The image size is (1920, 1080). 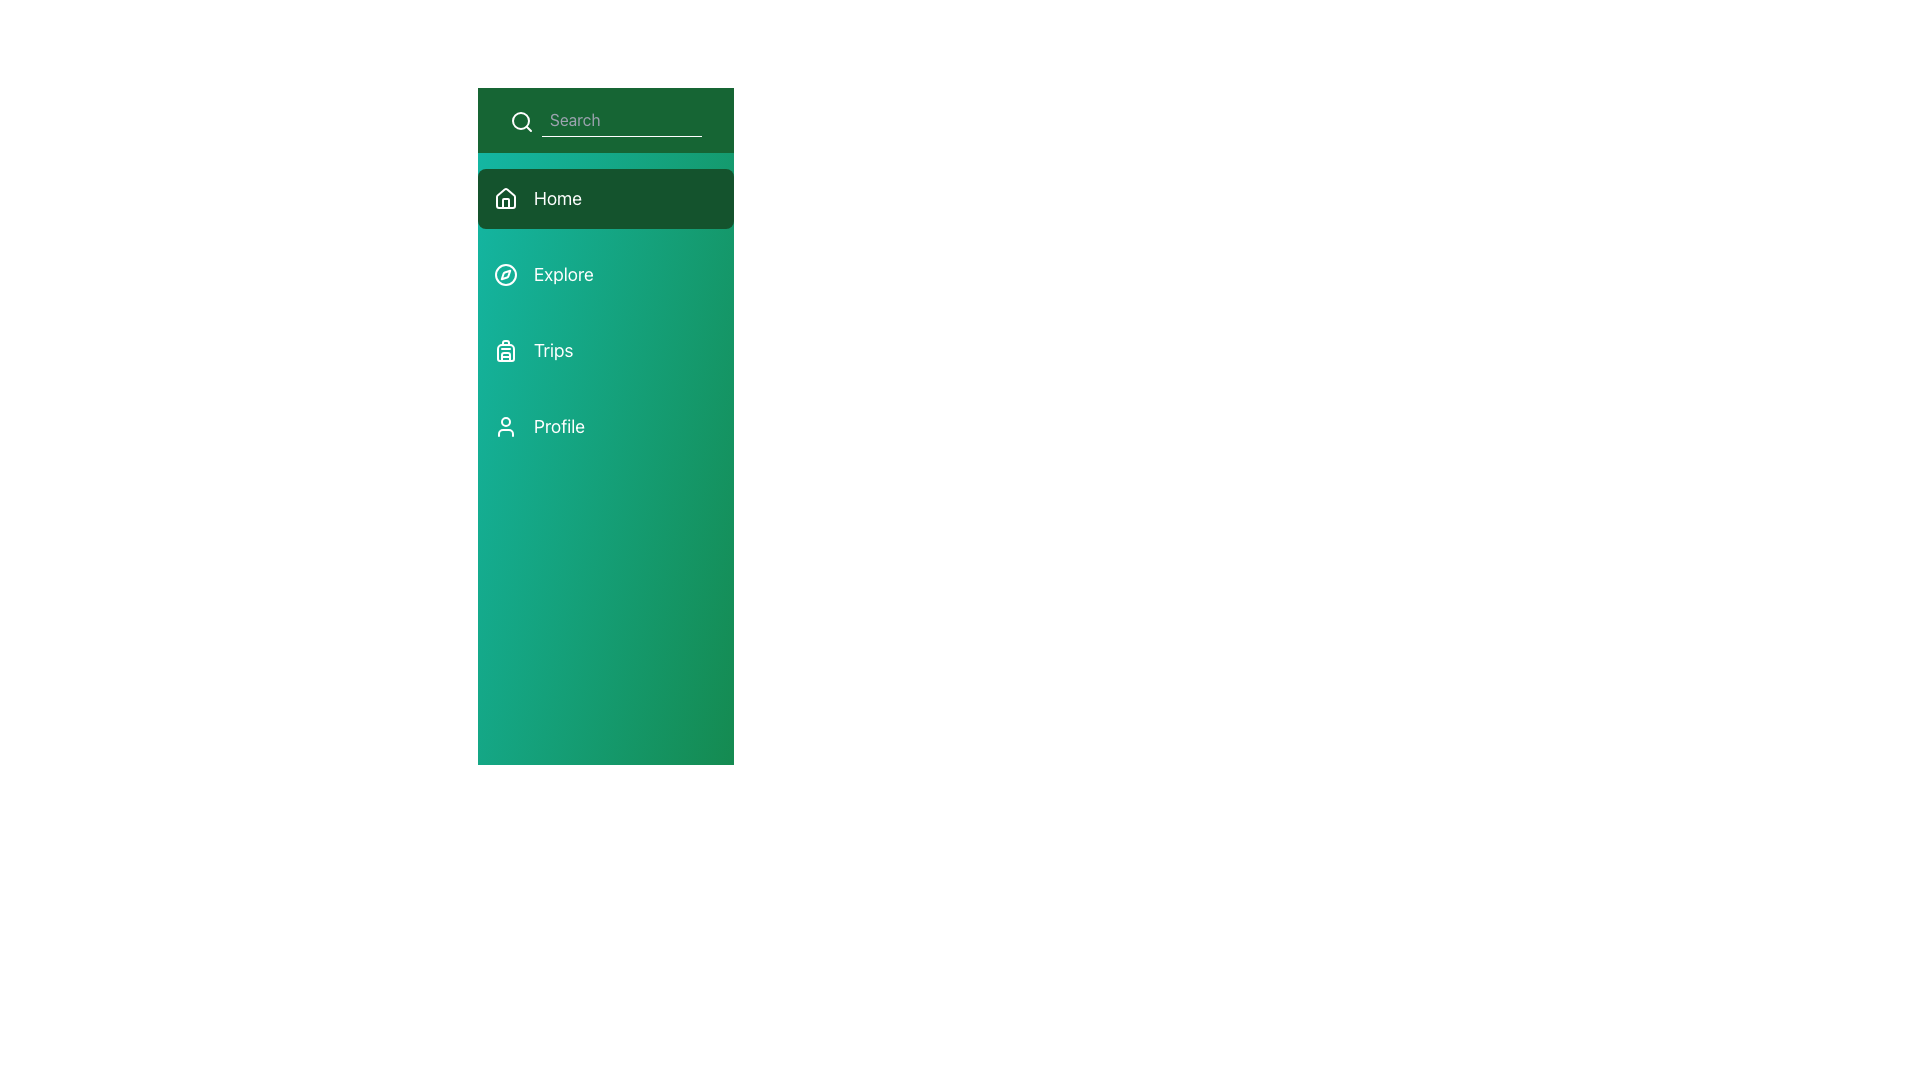 I want to click on the 'Home' button located in the left-hand sidebar, so click(x=604, y=199).